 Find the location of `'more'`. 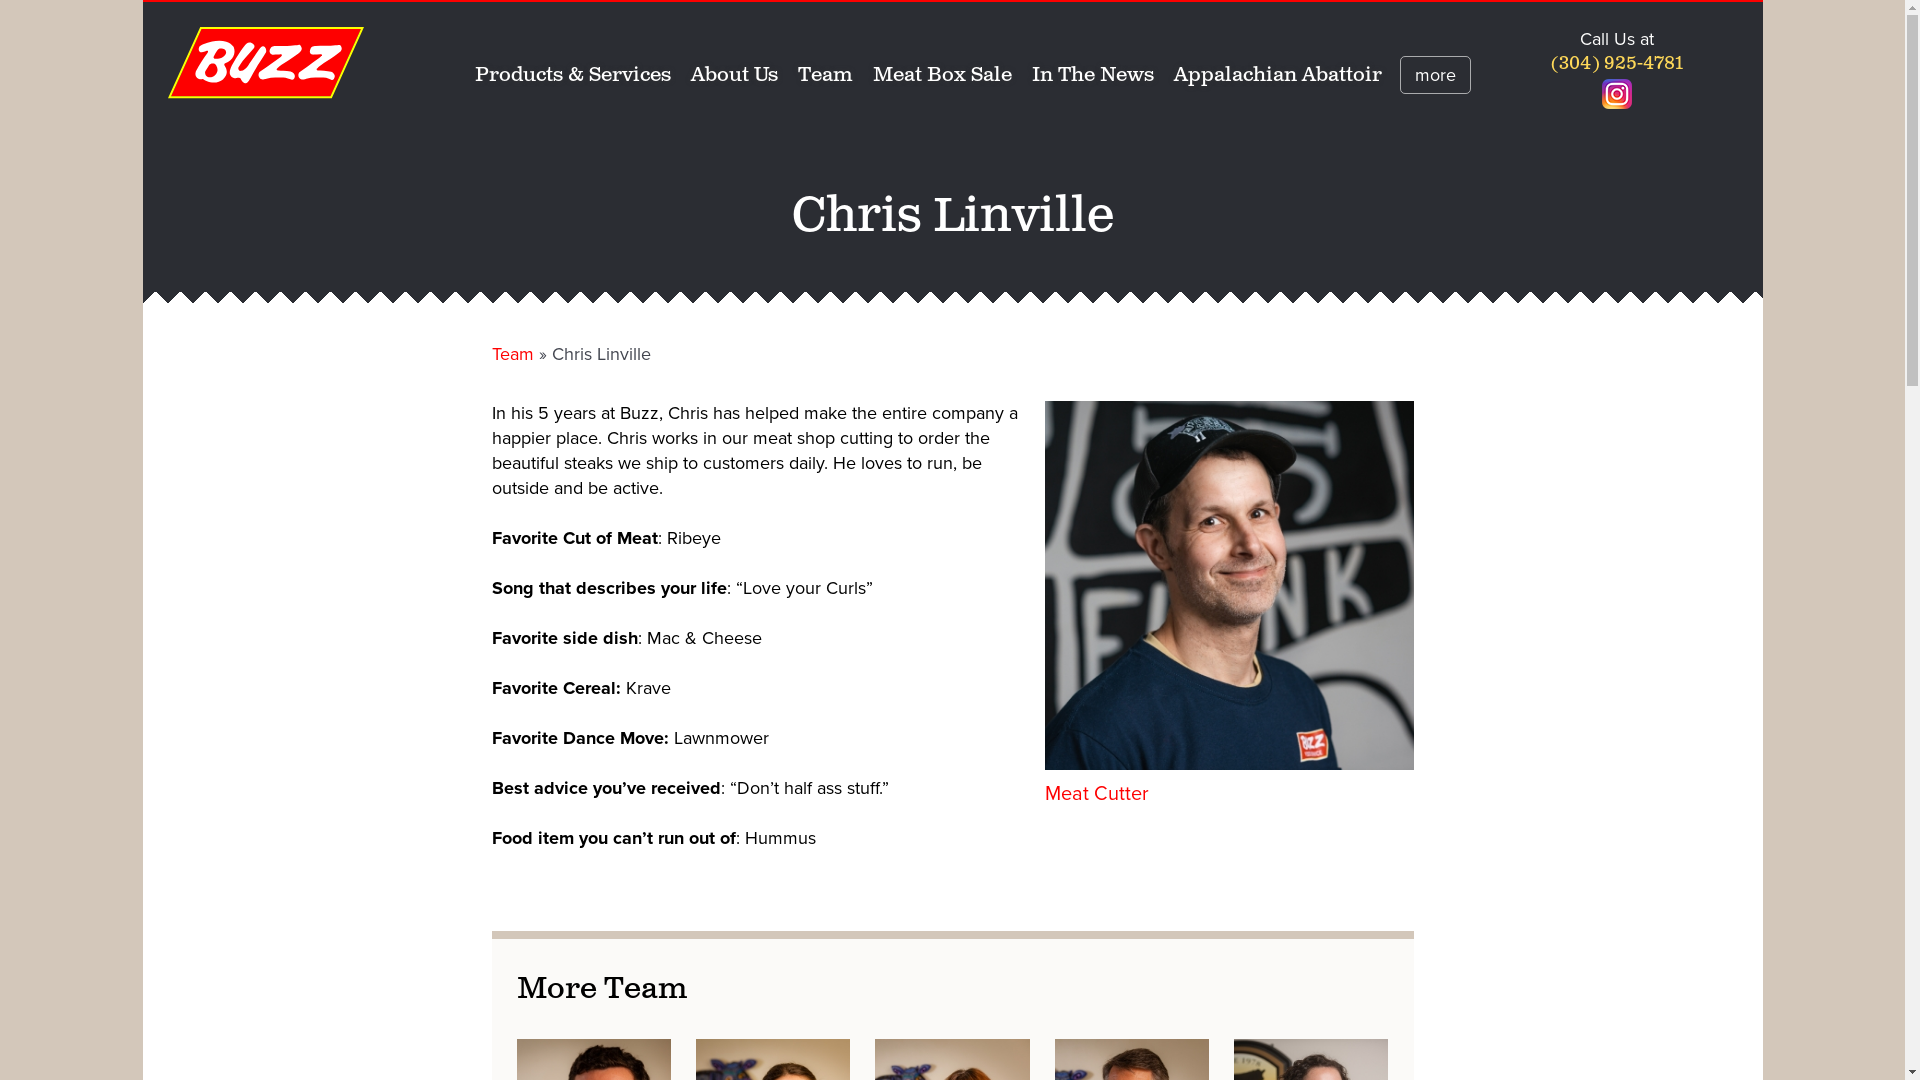

'more' is located at coordinates (1434, 73).